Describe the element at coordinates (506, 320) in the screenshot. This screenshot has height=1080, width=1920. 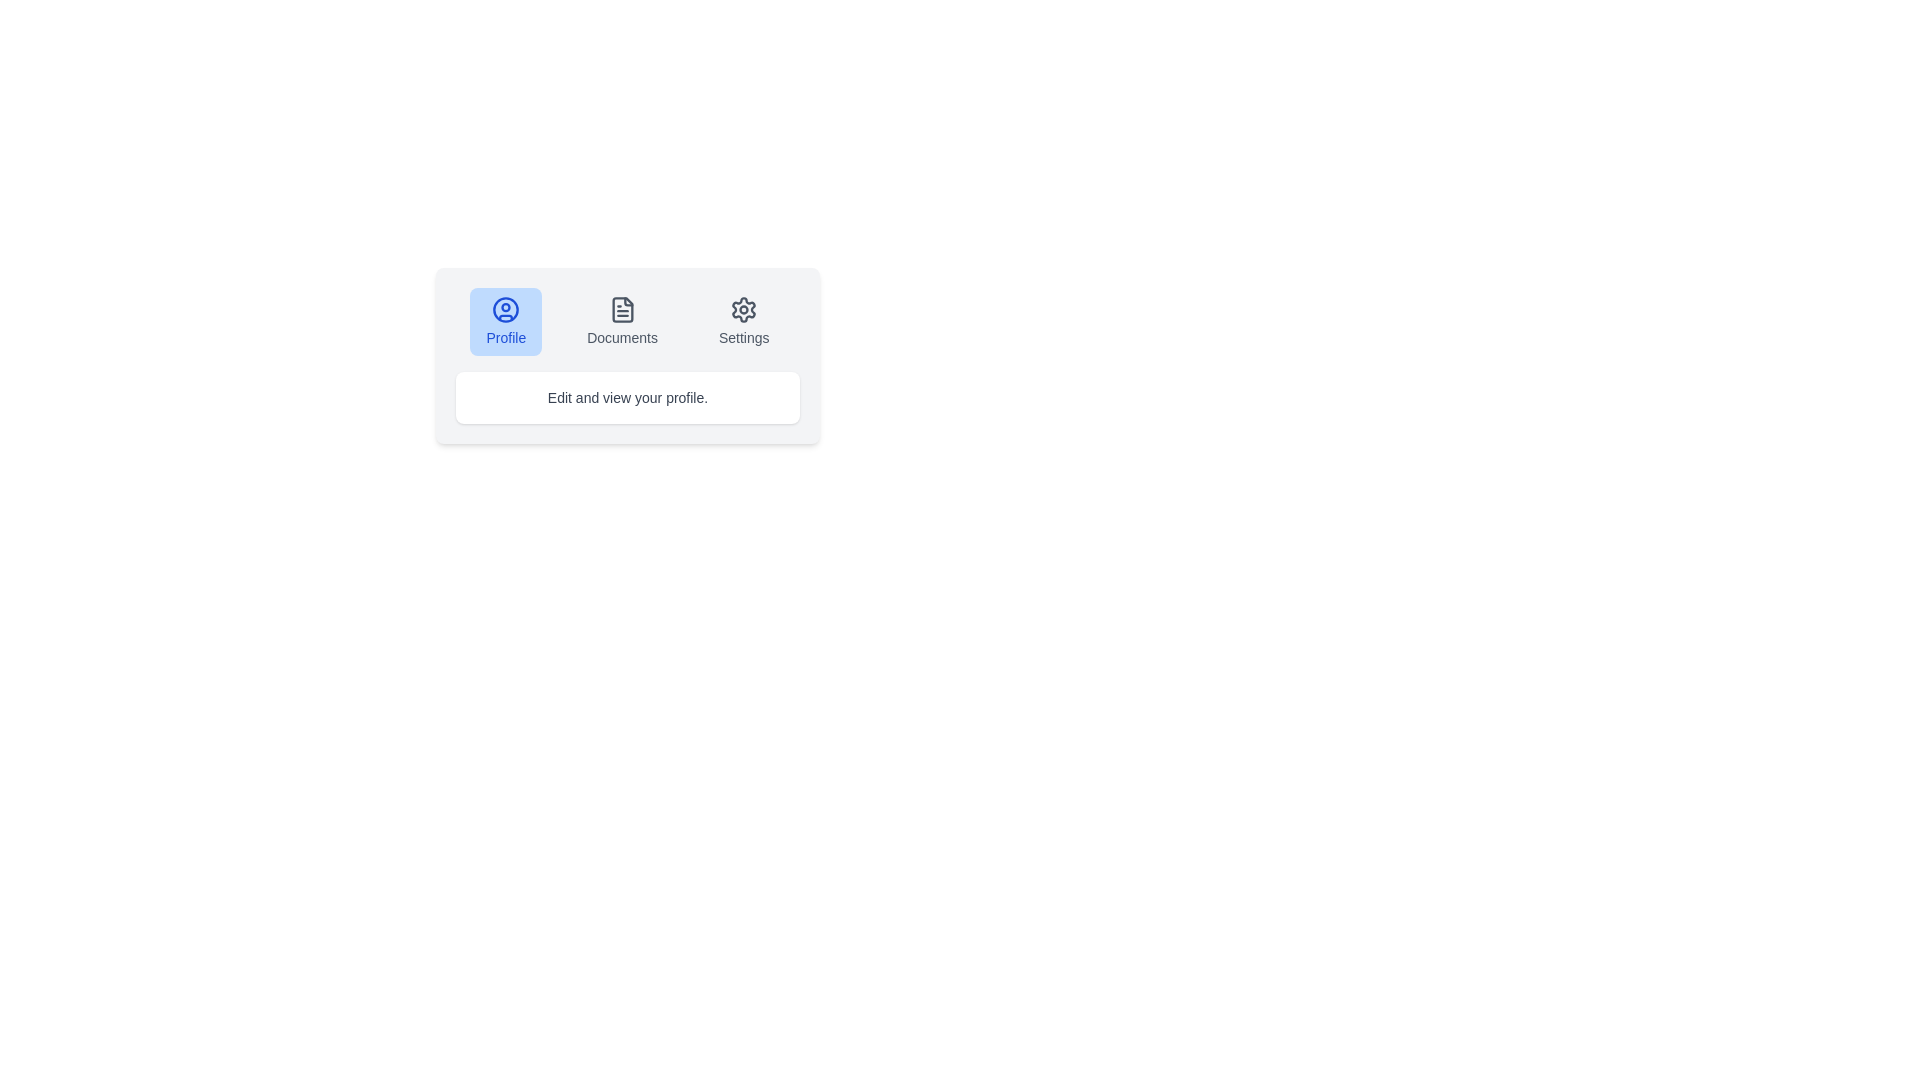
I see `the 'Profile' button, which is a rounded square with a light blue background and a blue user icon above the label 'Profile'` at that location.